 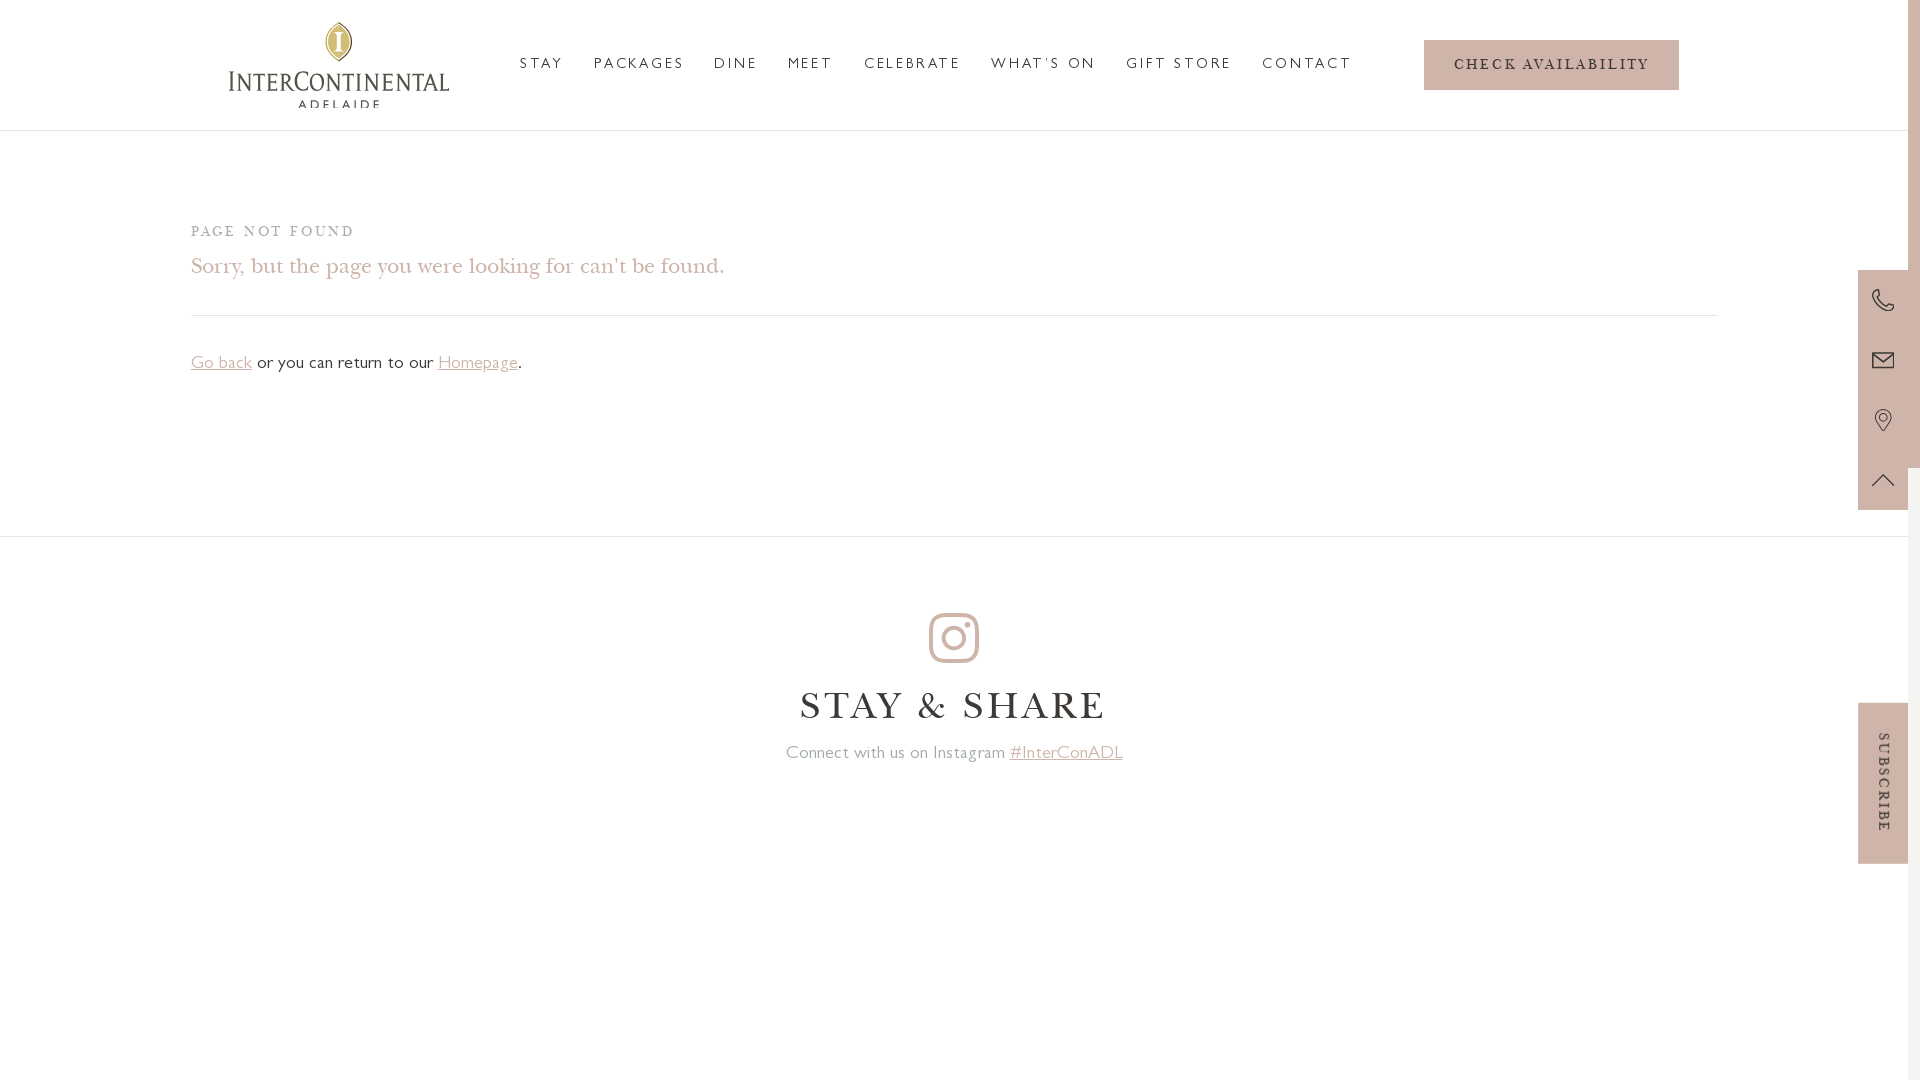 I want to click on 'Homepage', so click(x=477, y=365).